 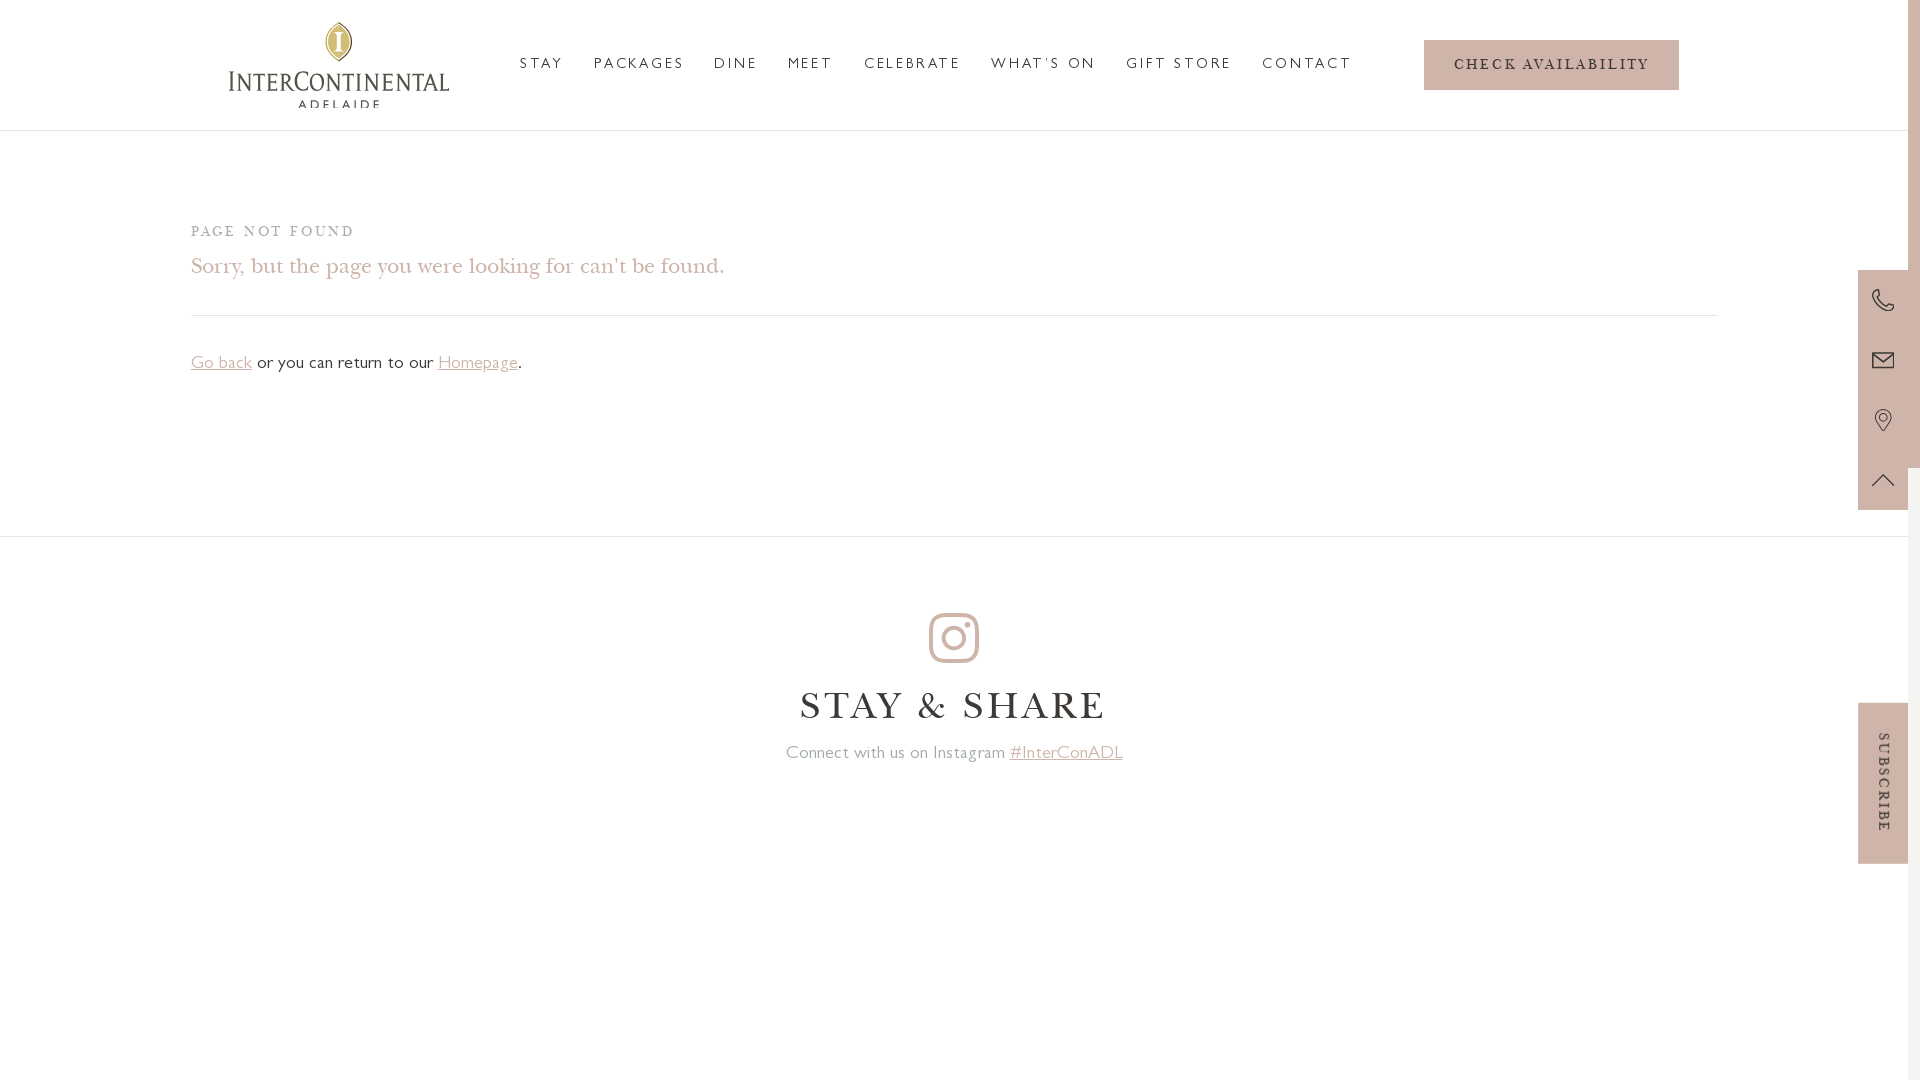 I want to click on 'Homepage', so click(x=477, y=365).